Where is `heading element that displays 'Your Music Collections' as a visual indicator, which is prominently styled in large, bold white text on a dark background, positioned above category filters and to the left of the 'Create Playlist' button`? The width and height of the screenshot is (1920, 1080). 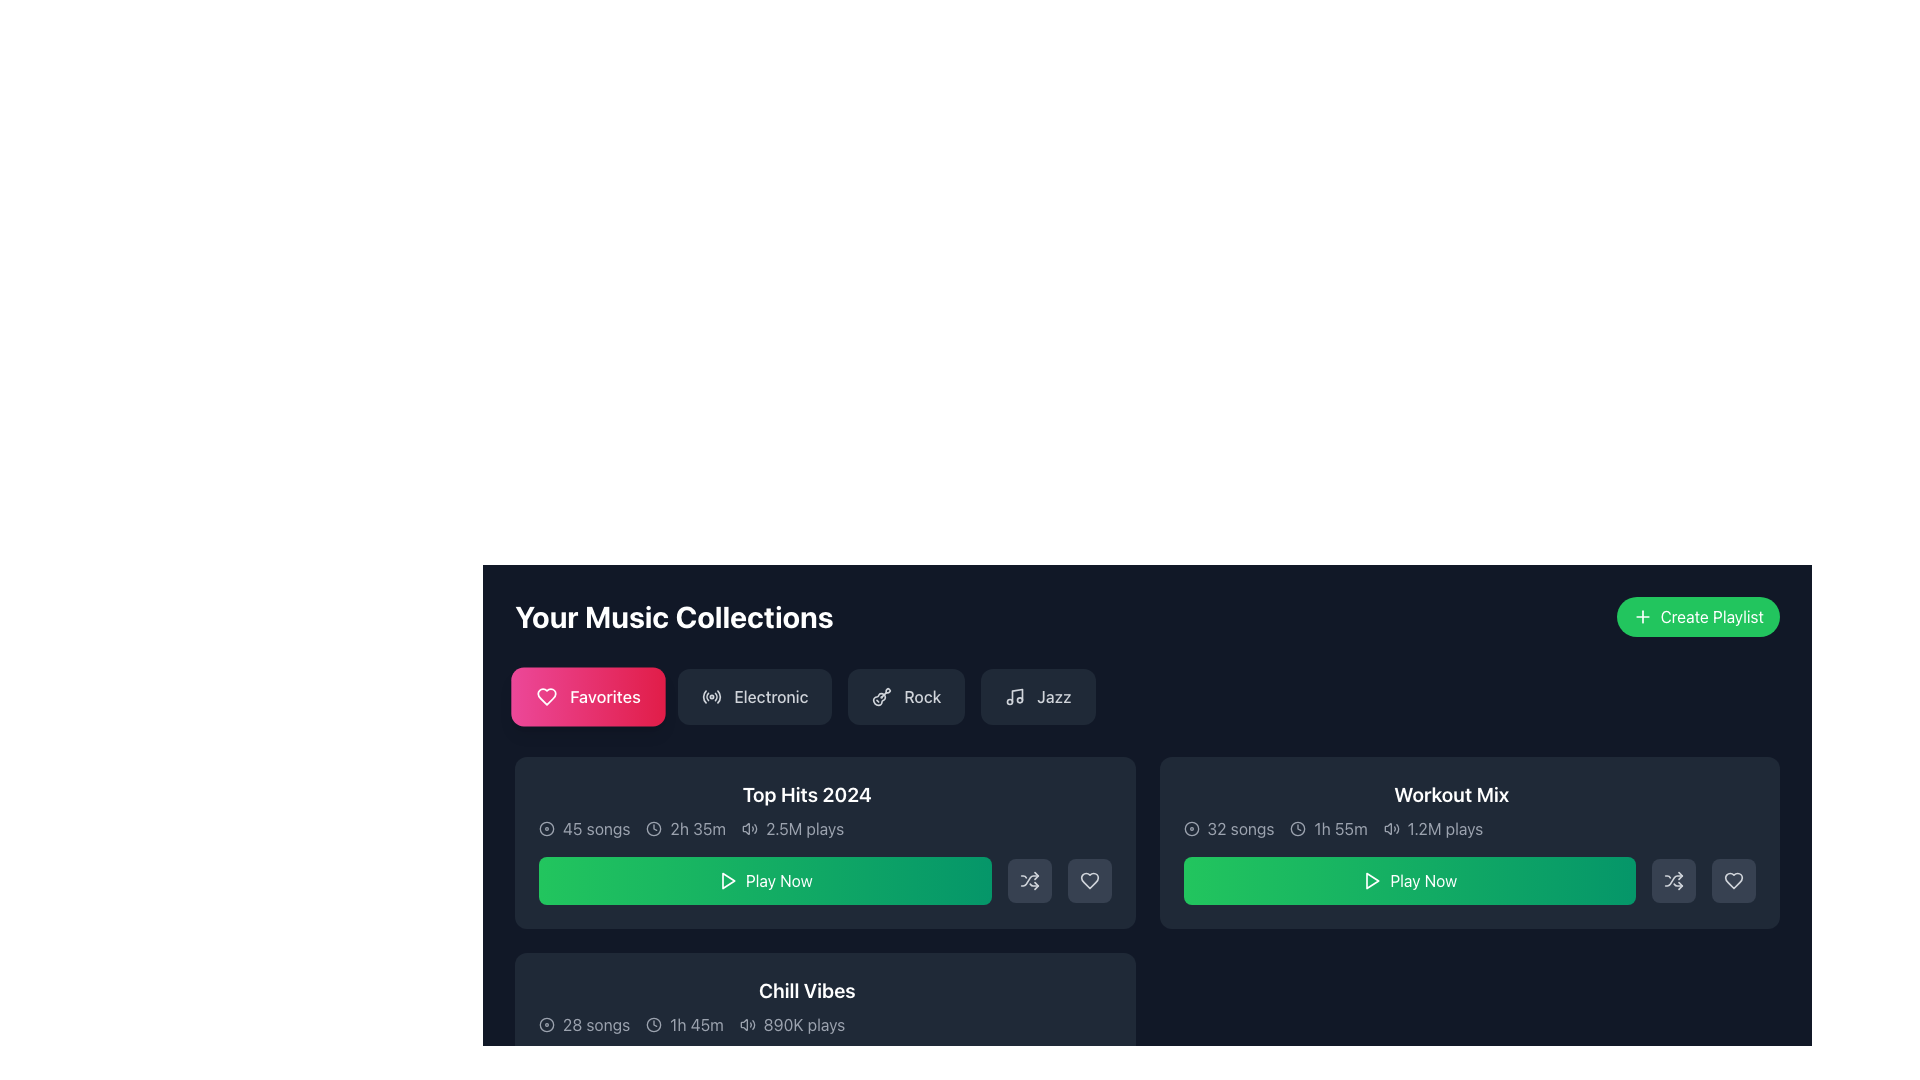
heading element that displays 'Your Music Collections' as a visual indicator, which is prominently styled in large, bold white text on a dark background, positioned above category filters and to the left of the 'Create Playlist' button is located at coordinates (674, 616).